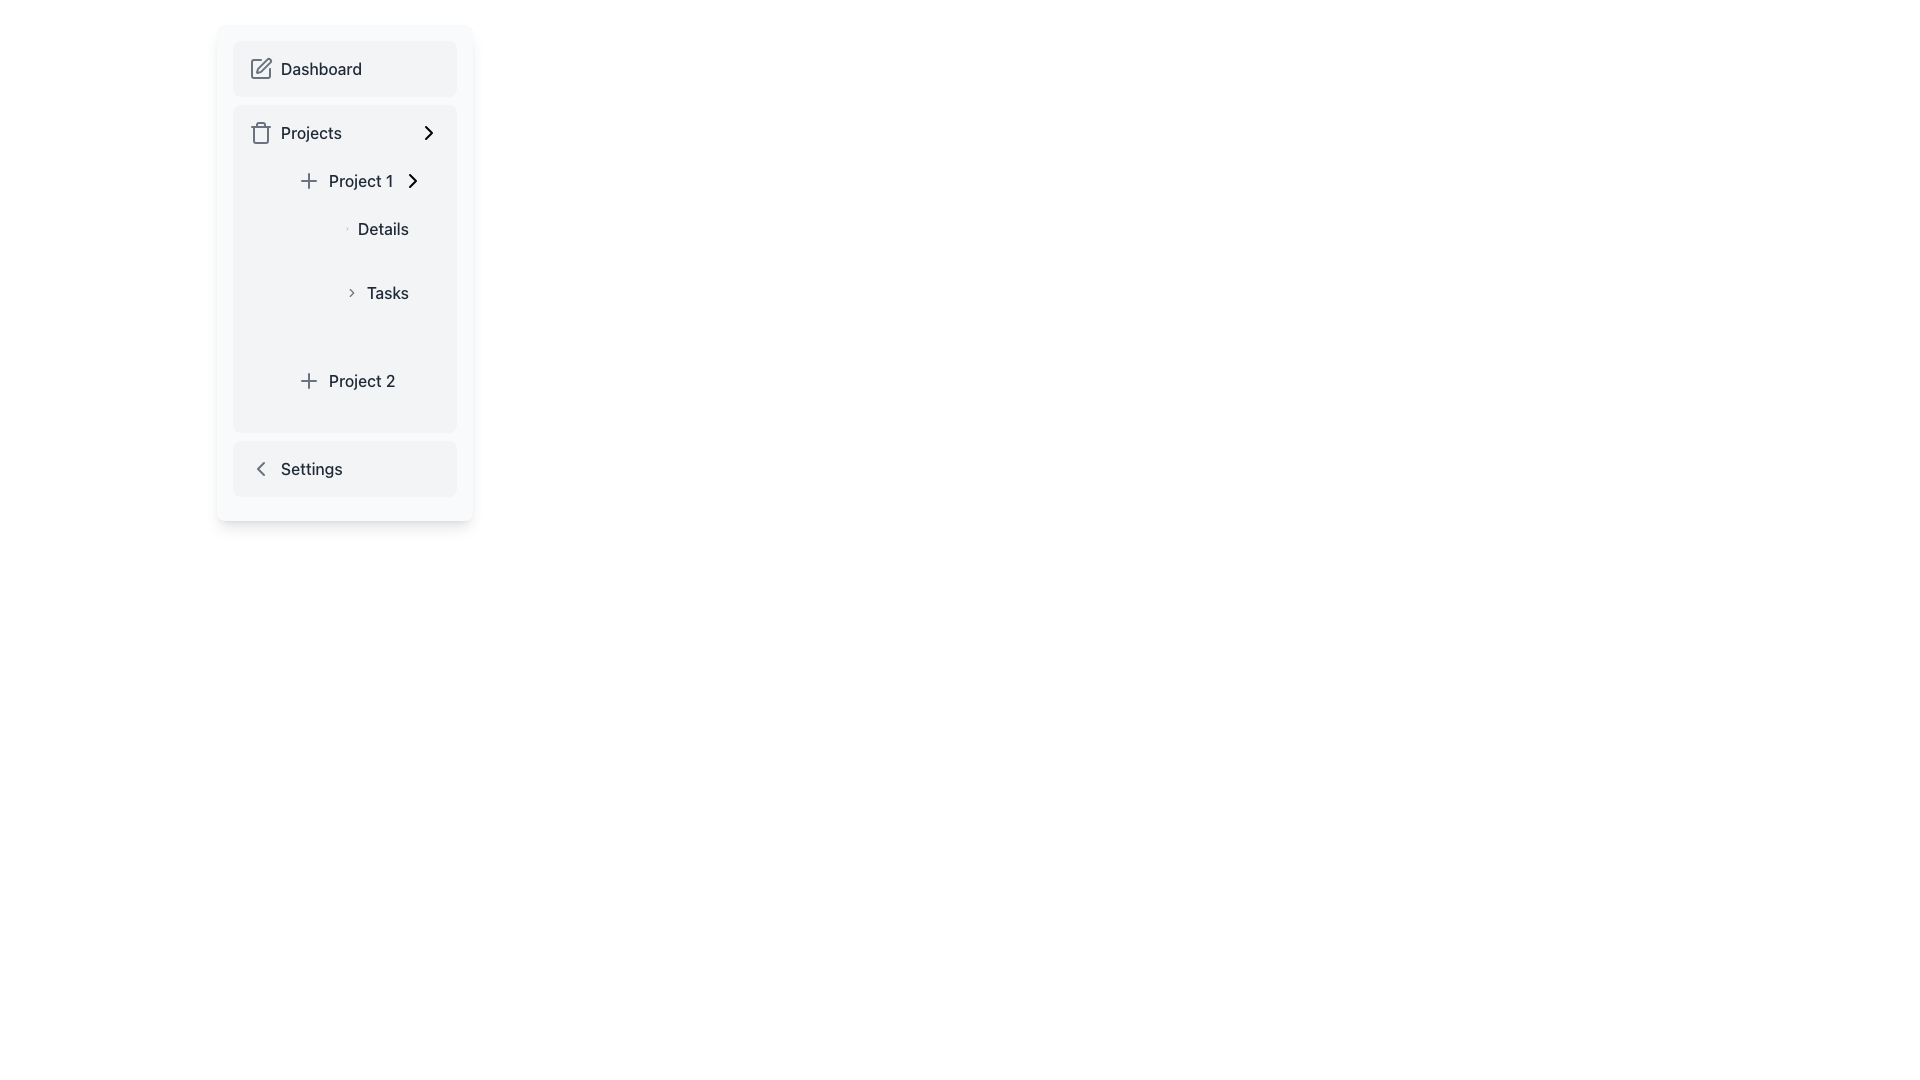 The height and width of the screenshot is (1080, 1920). I want to click on the pen-like edit icon located inside the 'Dashboard' button, so click(263, 64).